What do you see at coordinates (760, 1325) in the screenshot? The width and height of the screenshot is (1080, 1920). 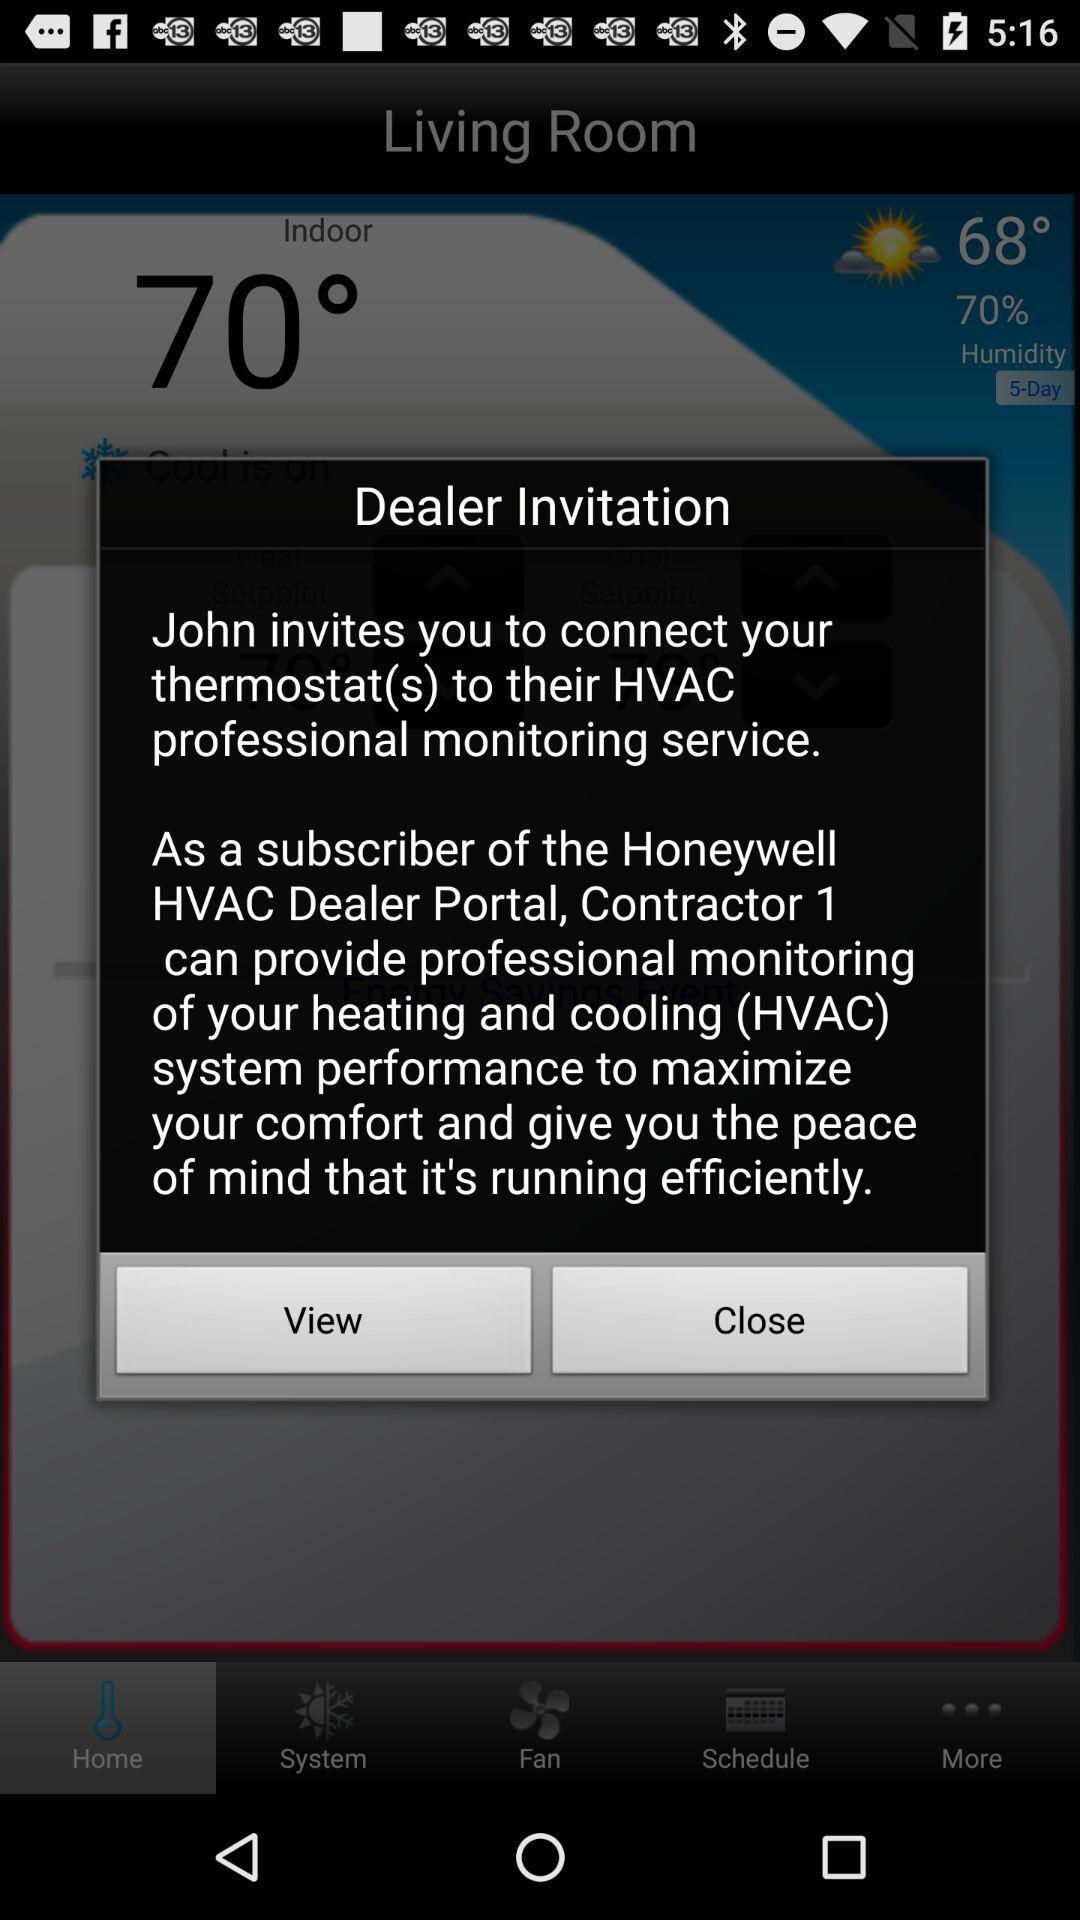 I see `the item next to the view` at bounding box center [760, 1325].